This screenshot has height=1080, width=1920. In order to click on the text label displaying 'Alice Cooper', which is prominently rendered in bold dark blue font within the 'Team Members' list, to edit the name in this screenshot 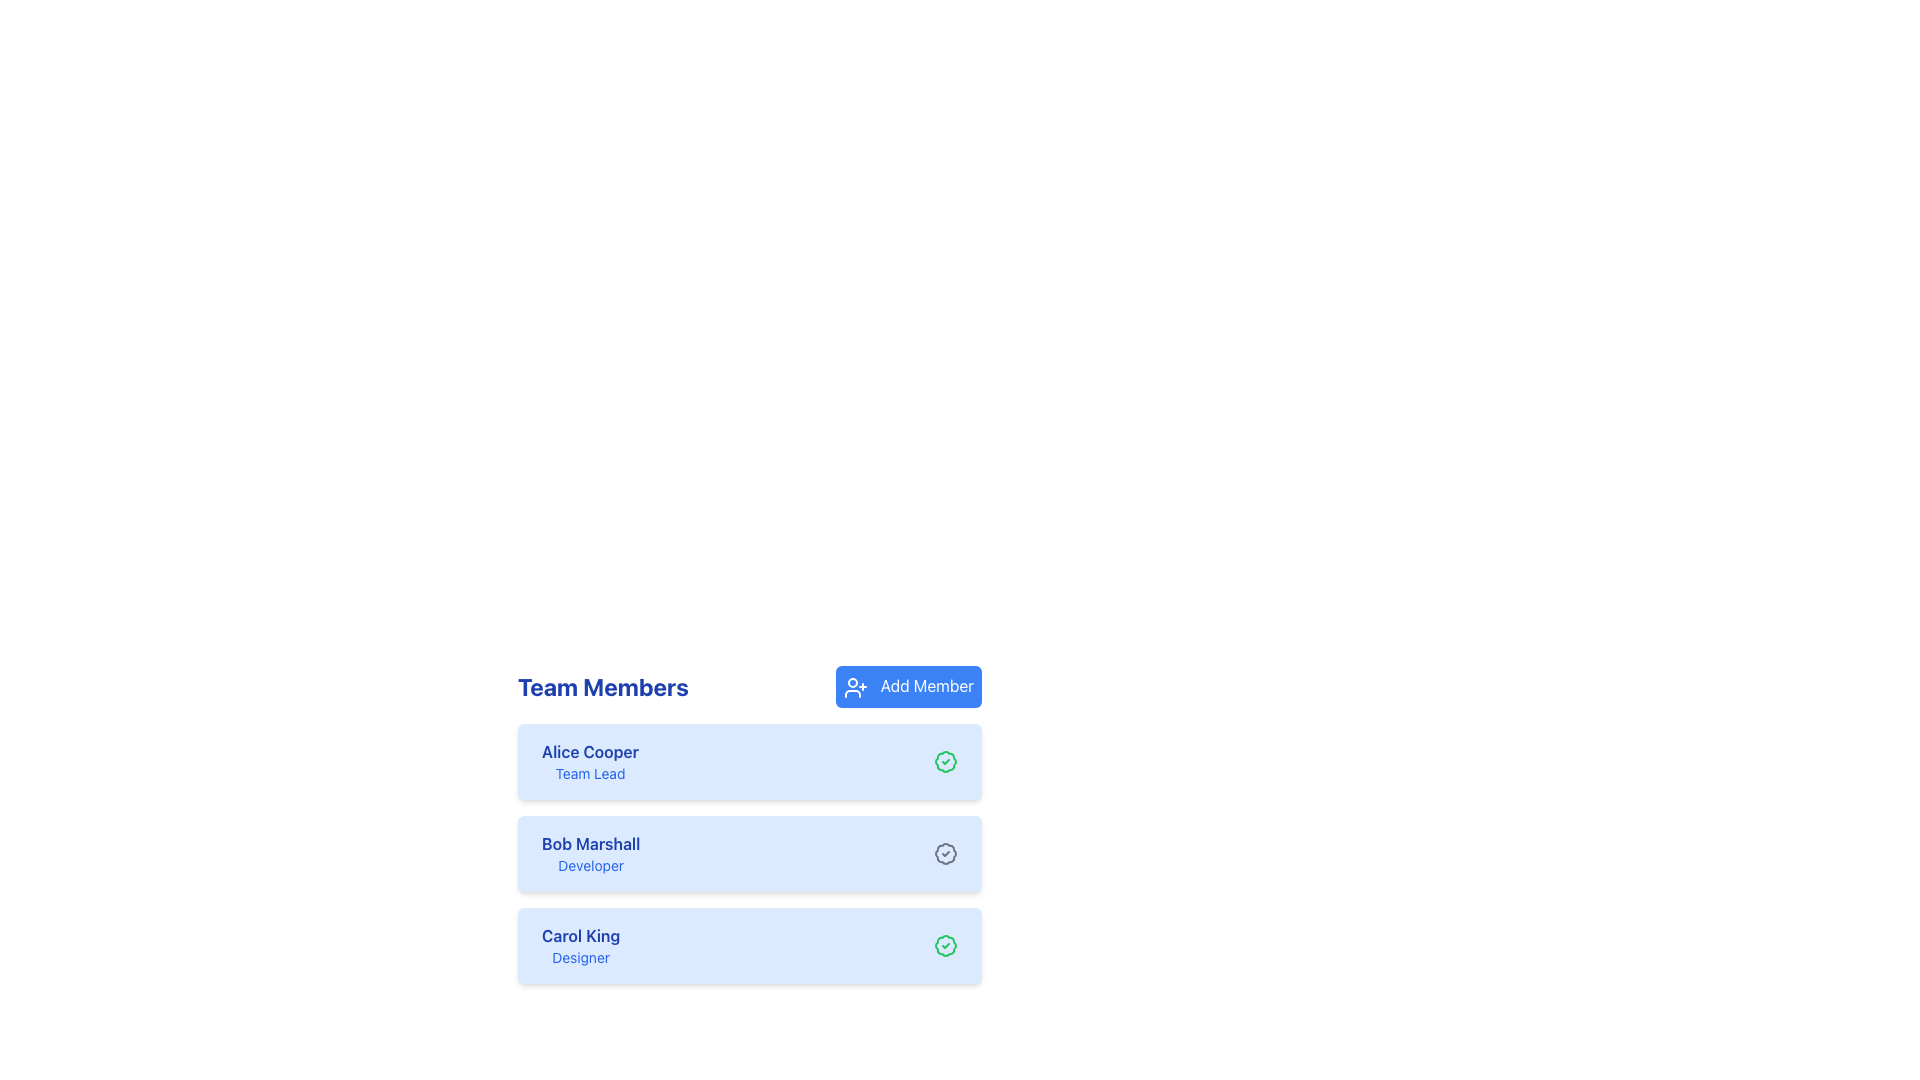, I will do `click(589, 751)`.